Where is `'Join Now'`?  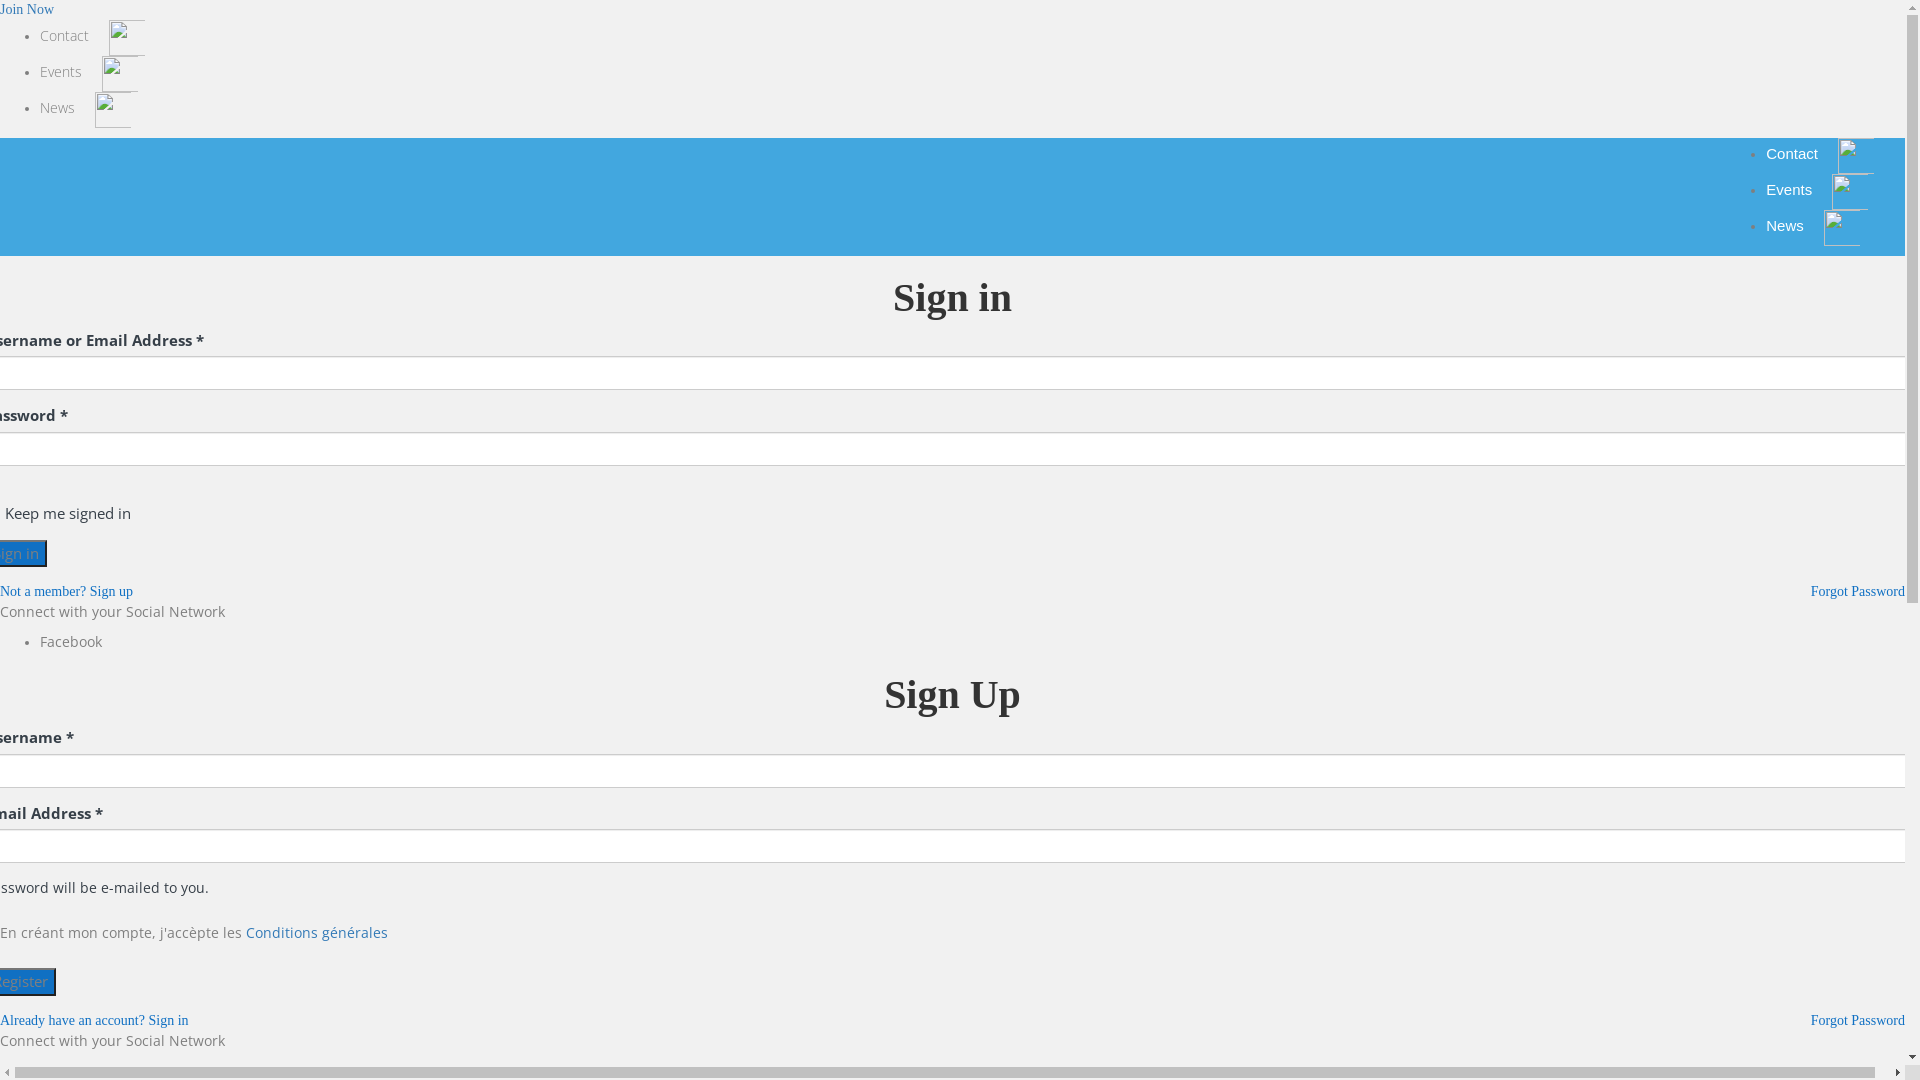 'Join Now' is located at coordinates (0, 9).